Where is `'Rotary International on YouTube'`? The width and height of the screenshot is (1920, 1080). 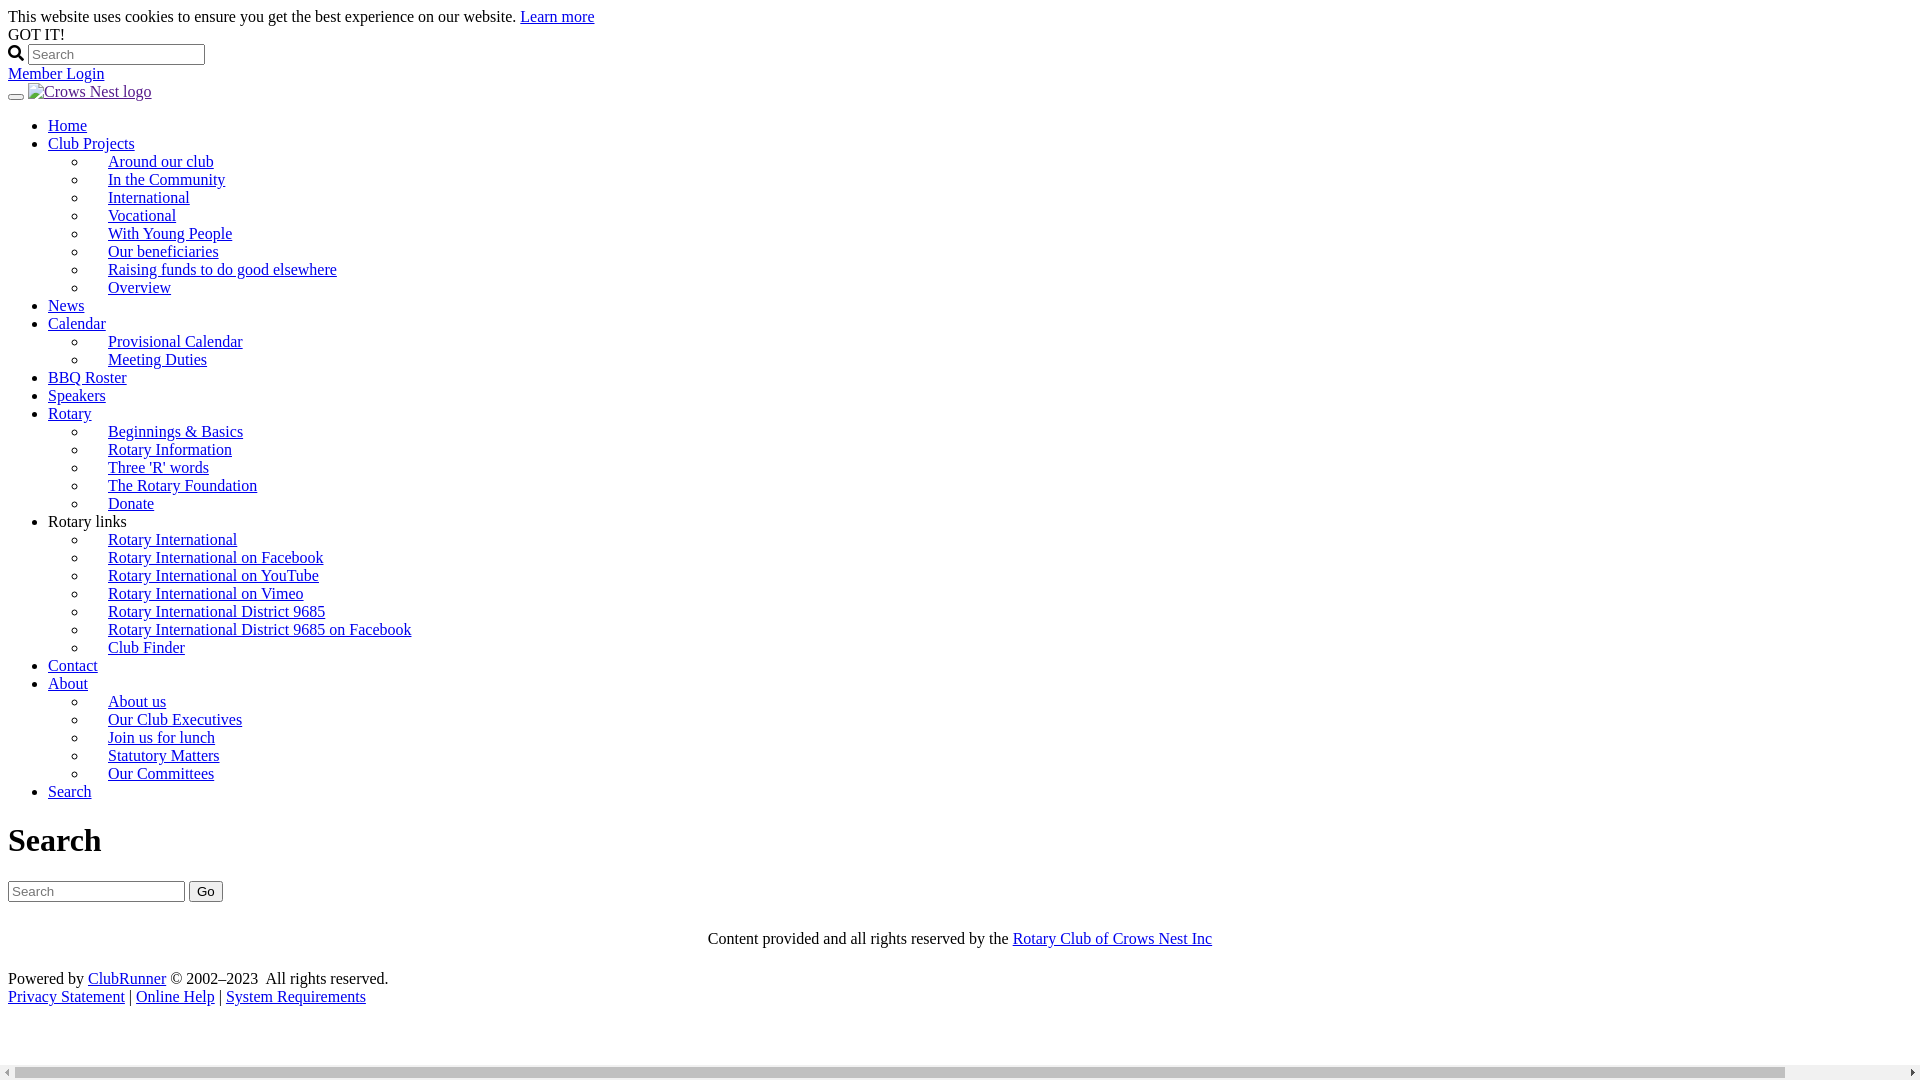 'Rotary International on YouTube' is located at coordinates (213, 575).